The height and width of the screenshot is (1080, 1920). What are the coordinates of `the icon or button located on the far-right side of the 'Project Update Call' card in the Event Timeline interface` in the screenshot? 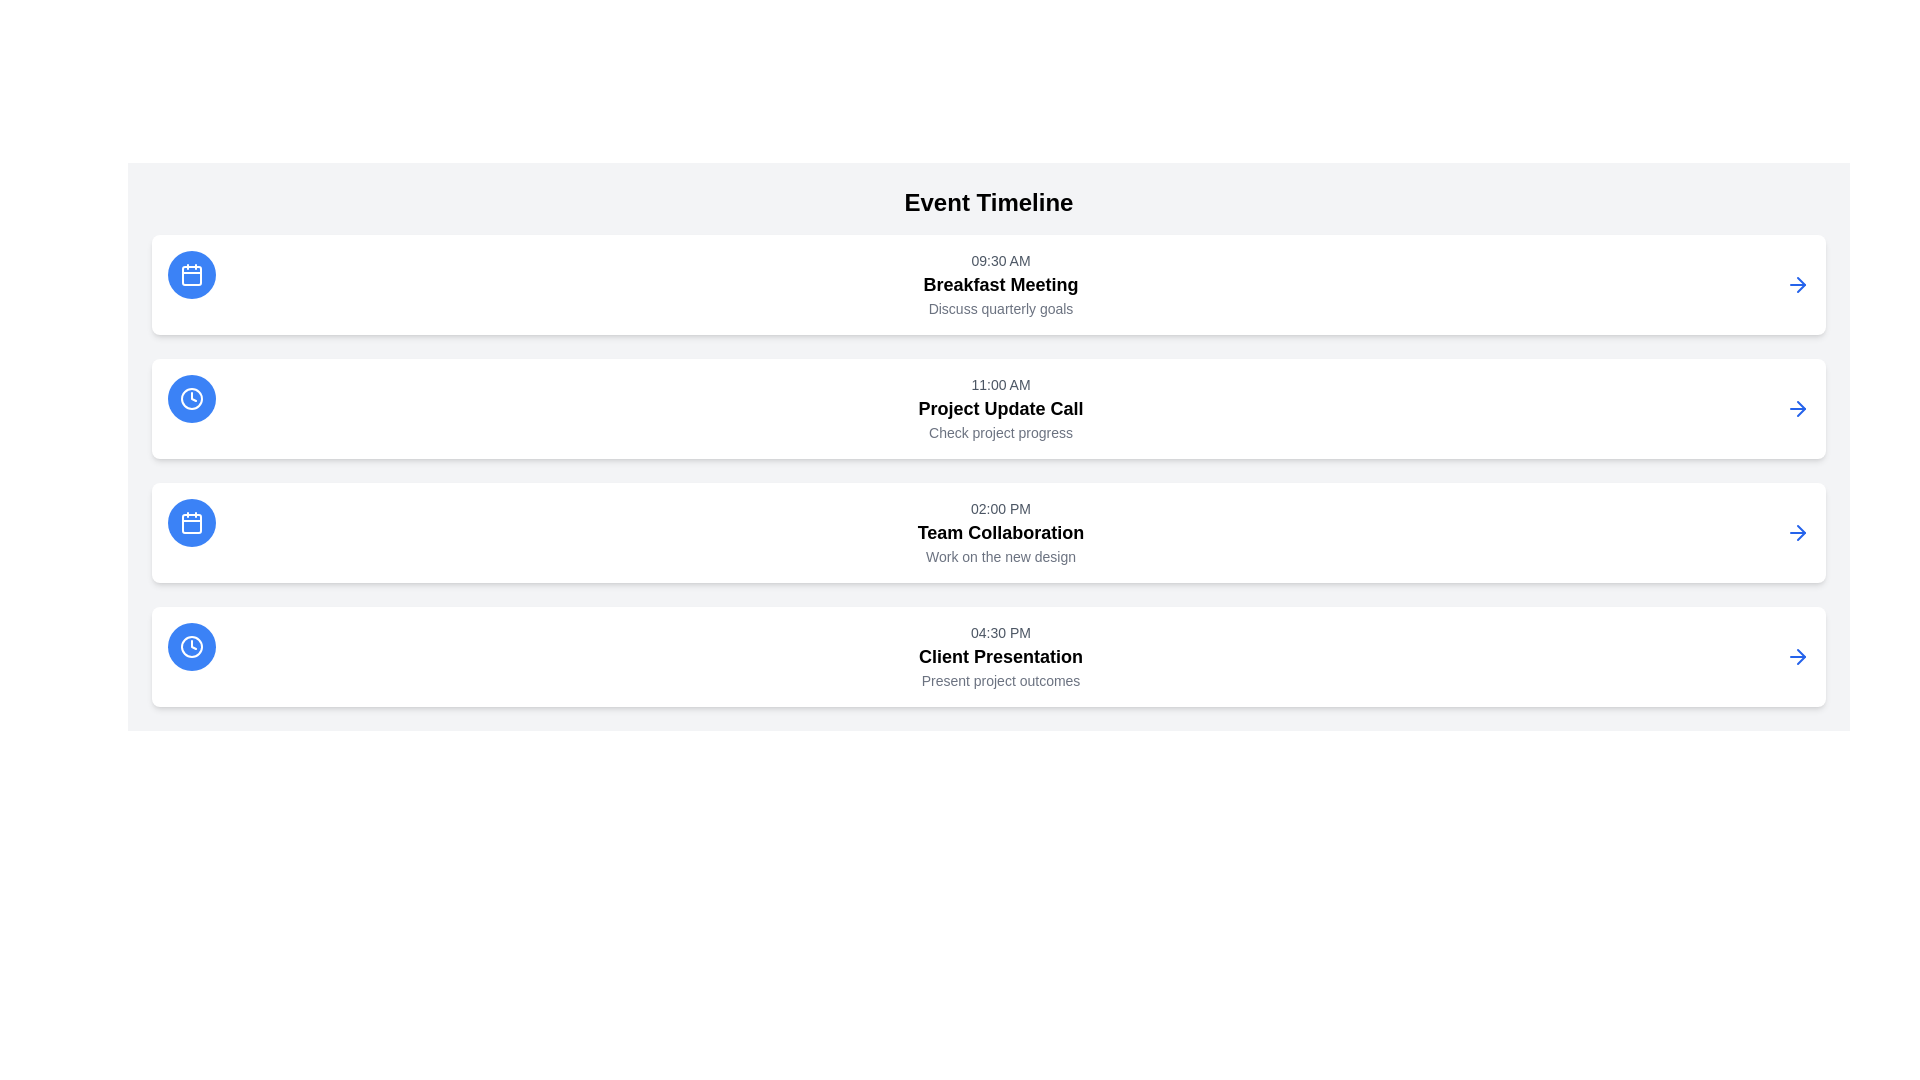 It's located at (1798, 407).